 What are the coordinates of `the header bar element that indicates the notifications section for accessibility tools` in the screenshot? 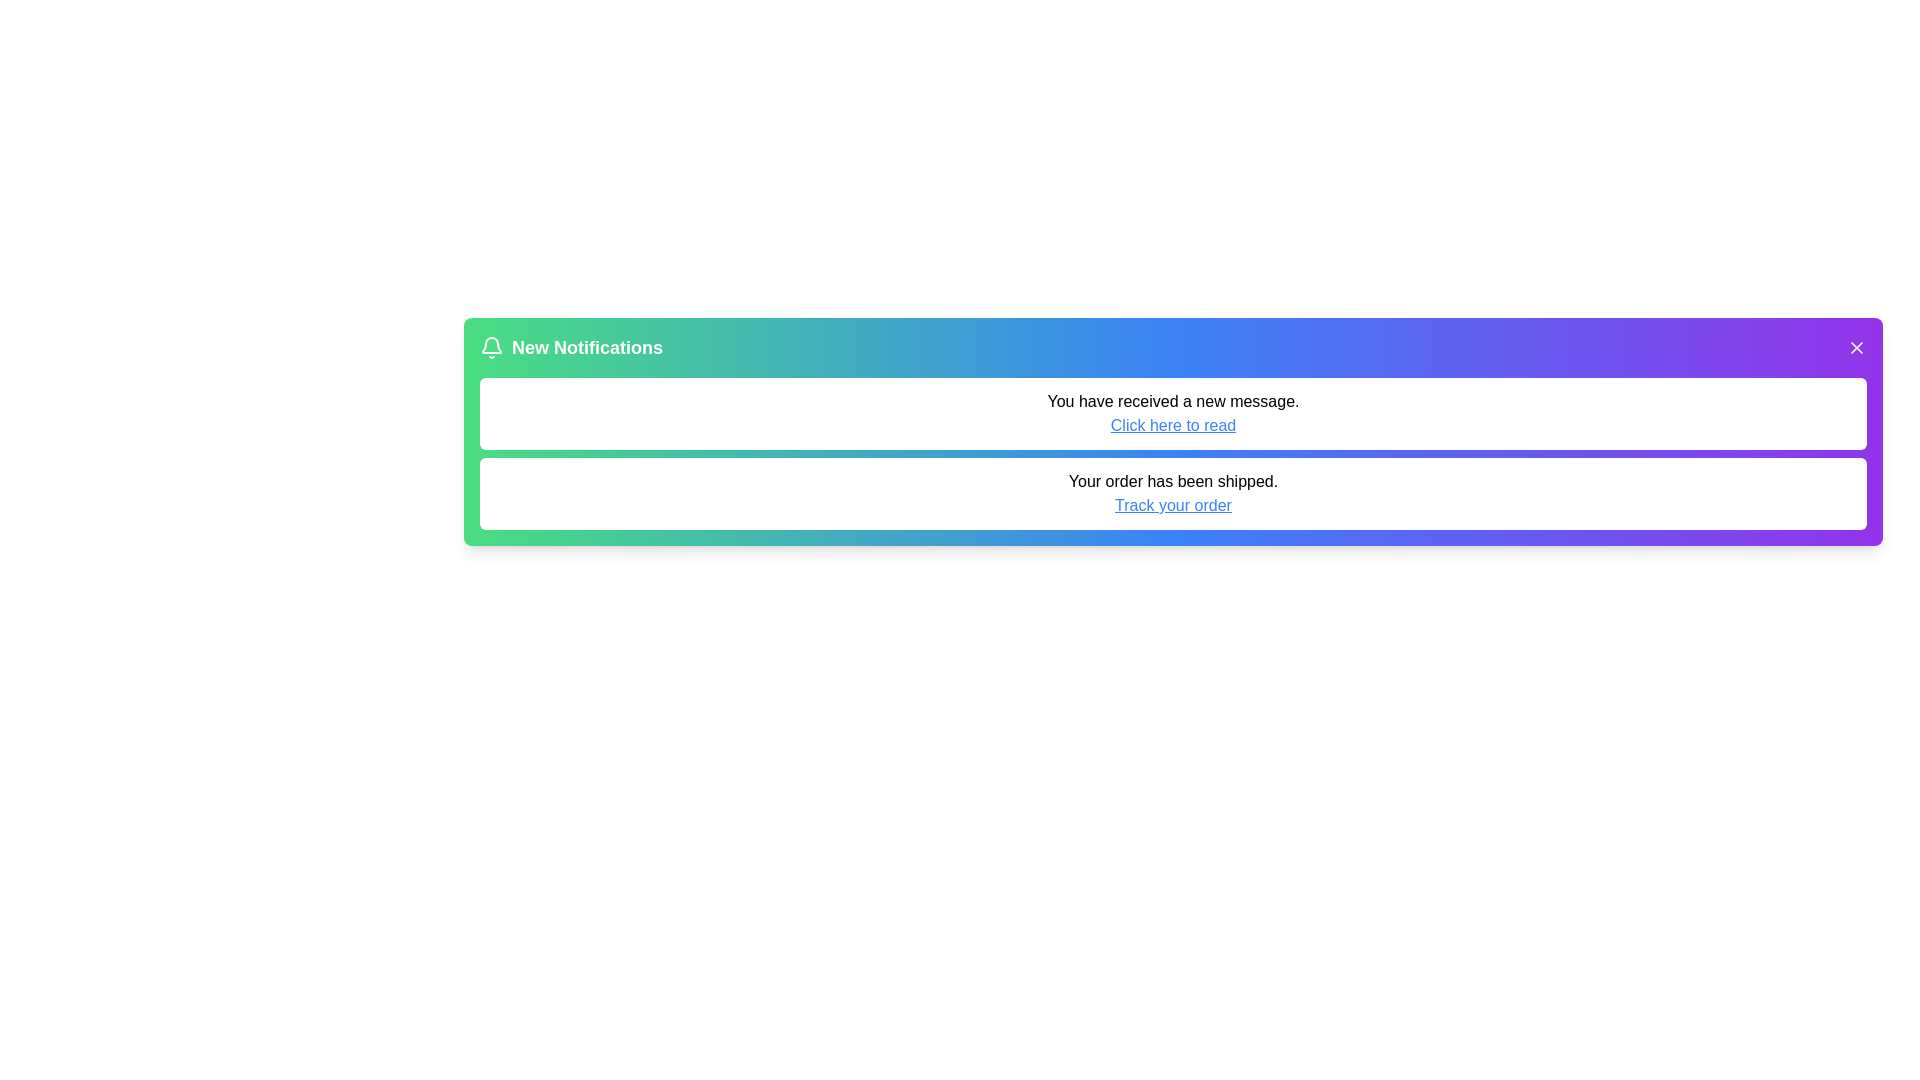 It's located at (1173, 346).